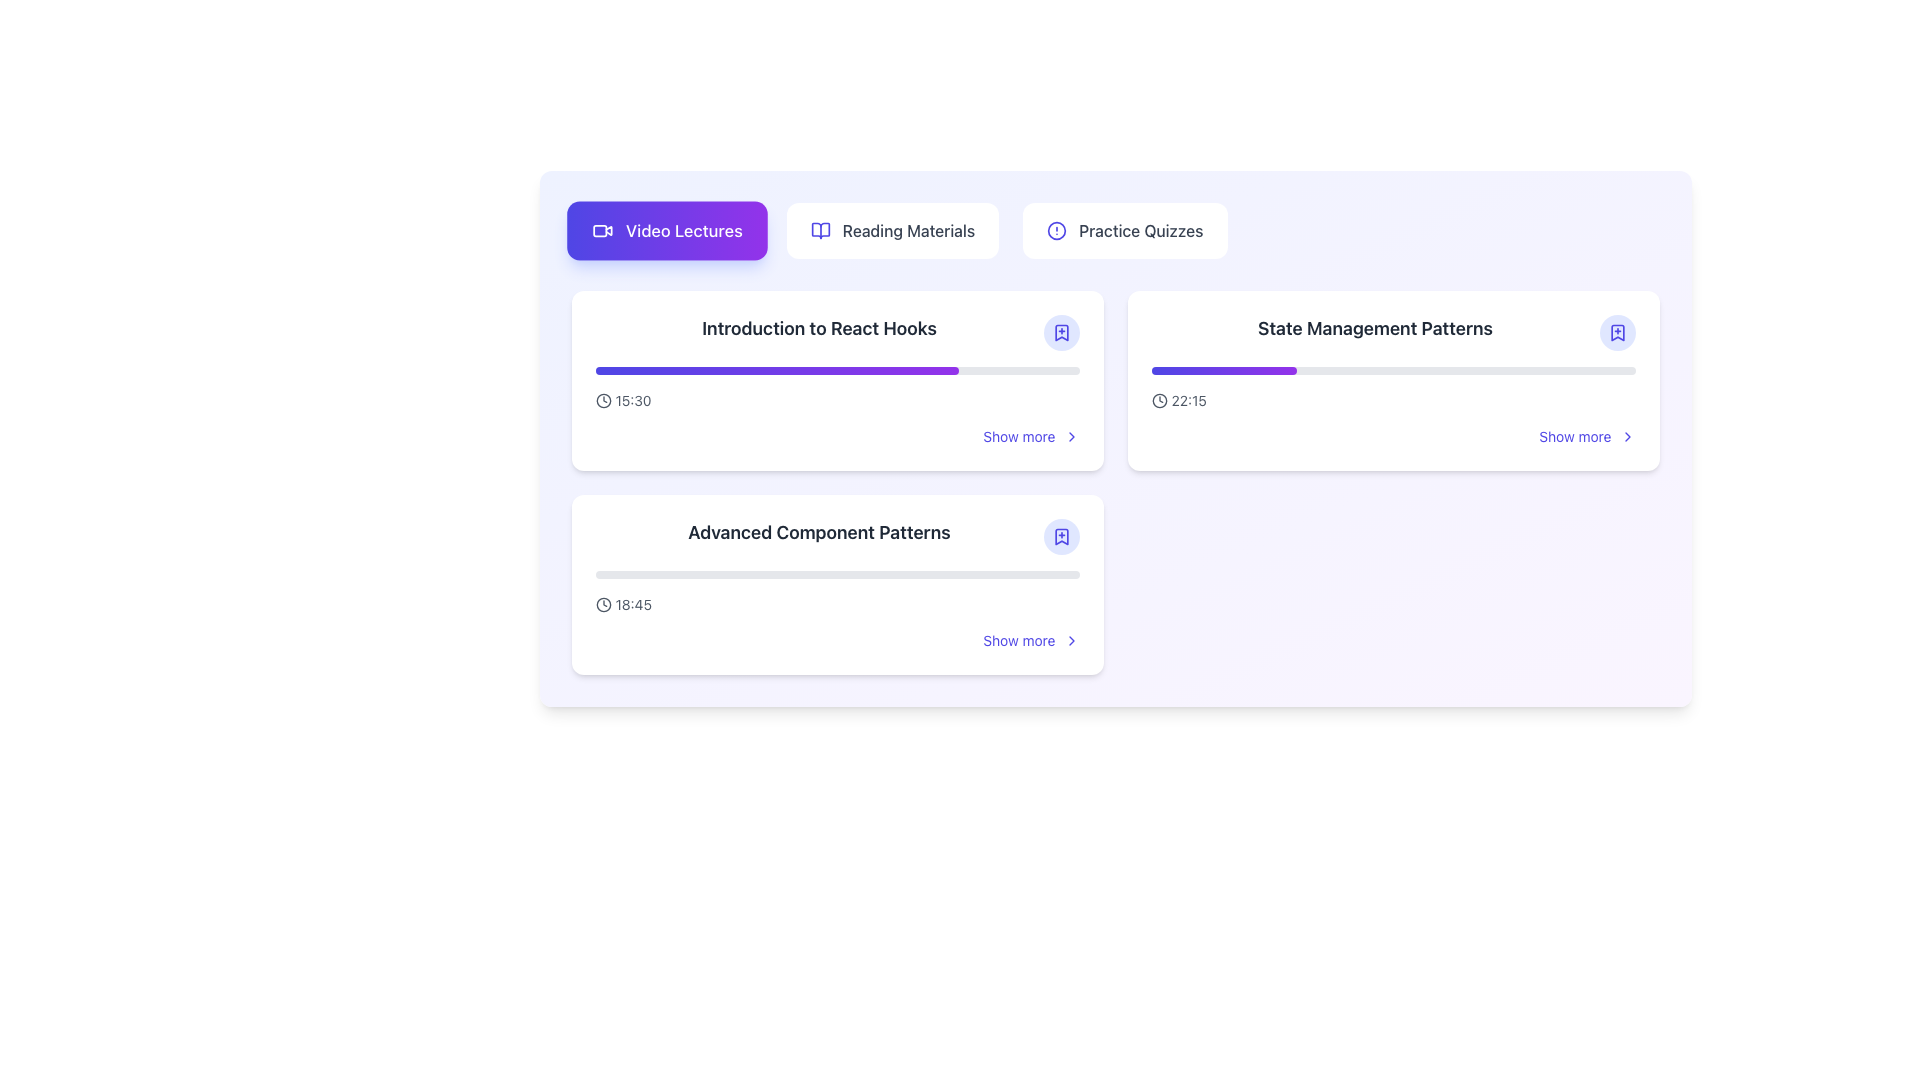  I want to click on the 'Show more' text link located in the bottom-right portion of the 'Introduction to React Hooks' card, so click(1018, 435).